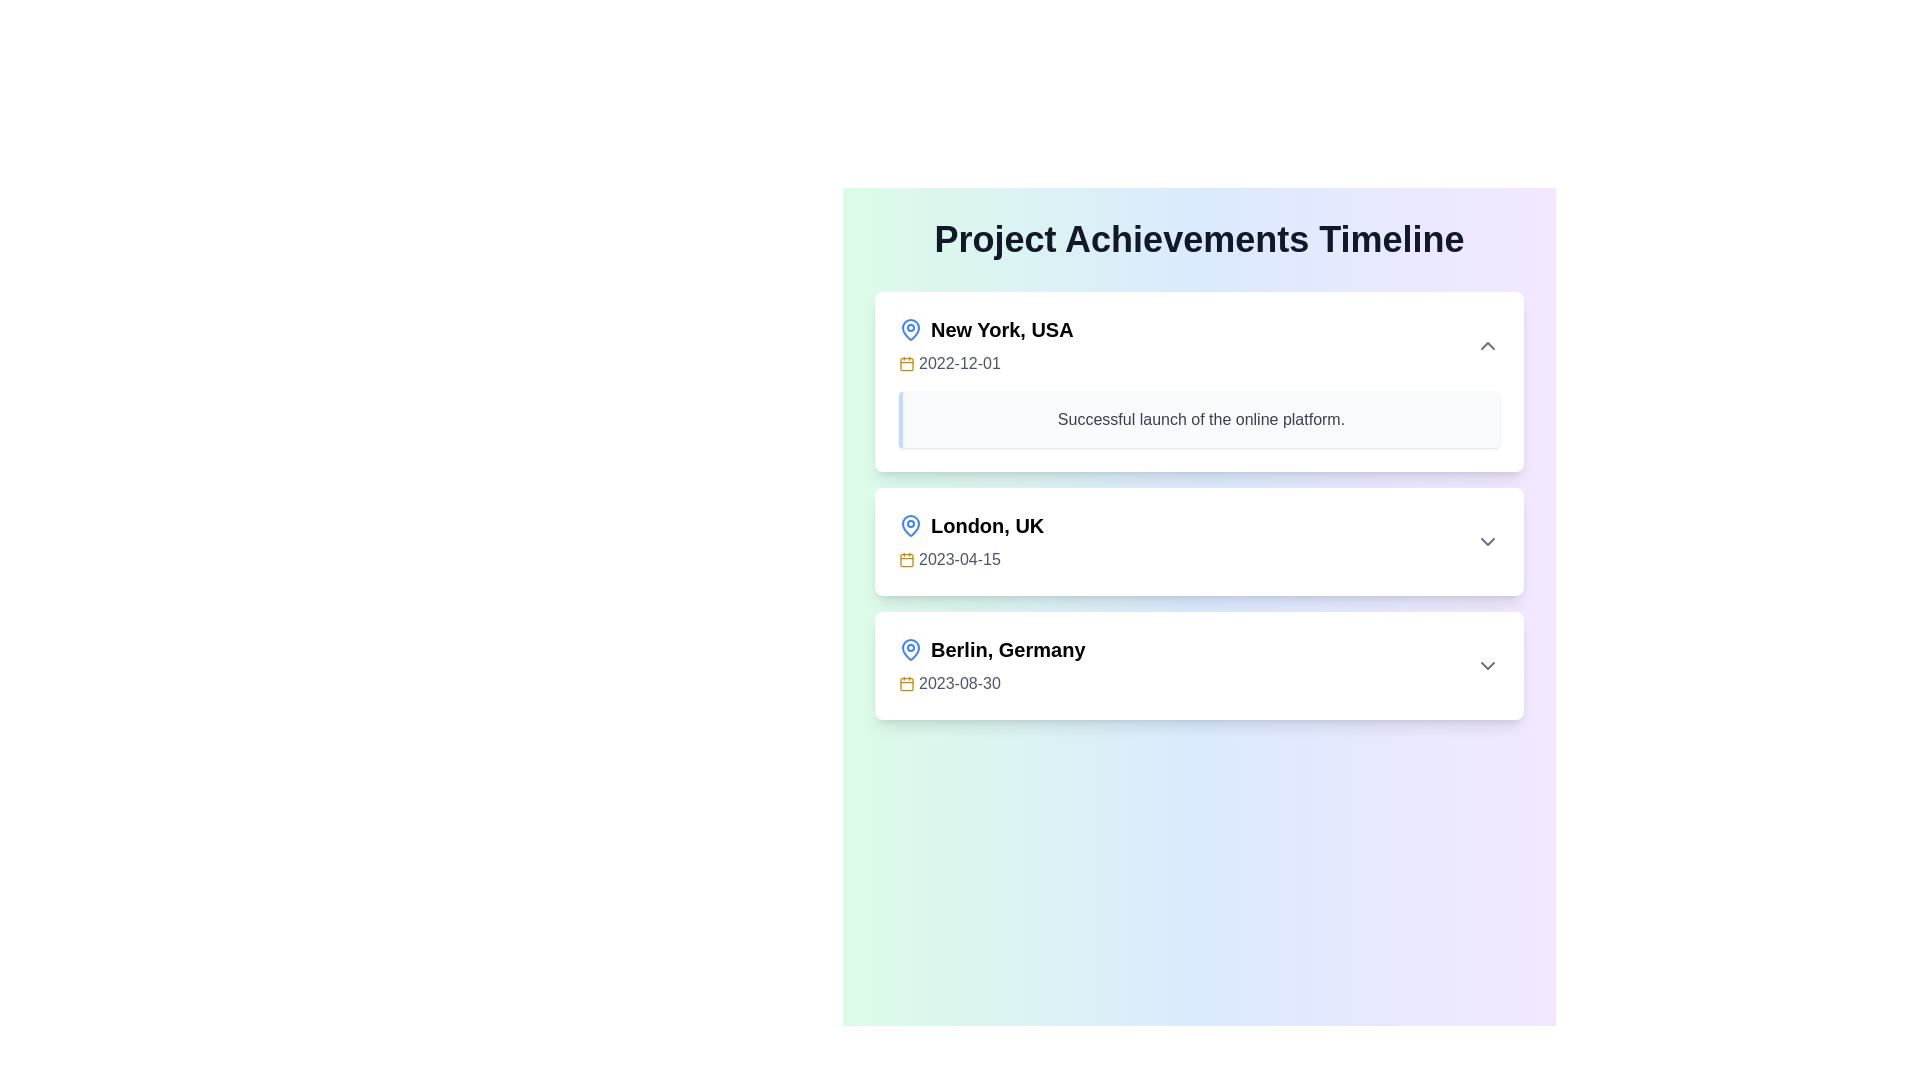  I want to click on the downward-pointing chevron icon button located on the rightmost side of the row labeled 'Berlin, Germany 2023-08-30', so click(1488, 666).